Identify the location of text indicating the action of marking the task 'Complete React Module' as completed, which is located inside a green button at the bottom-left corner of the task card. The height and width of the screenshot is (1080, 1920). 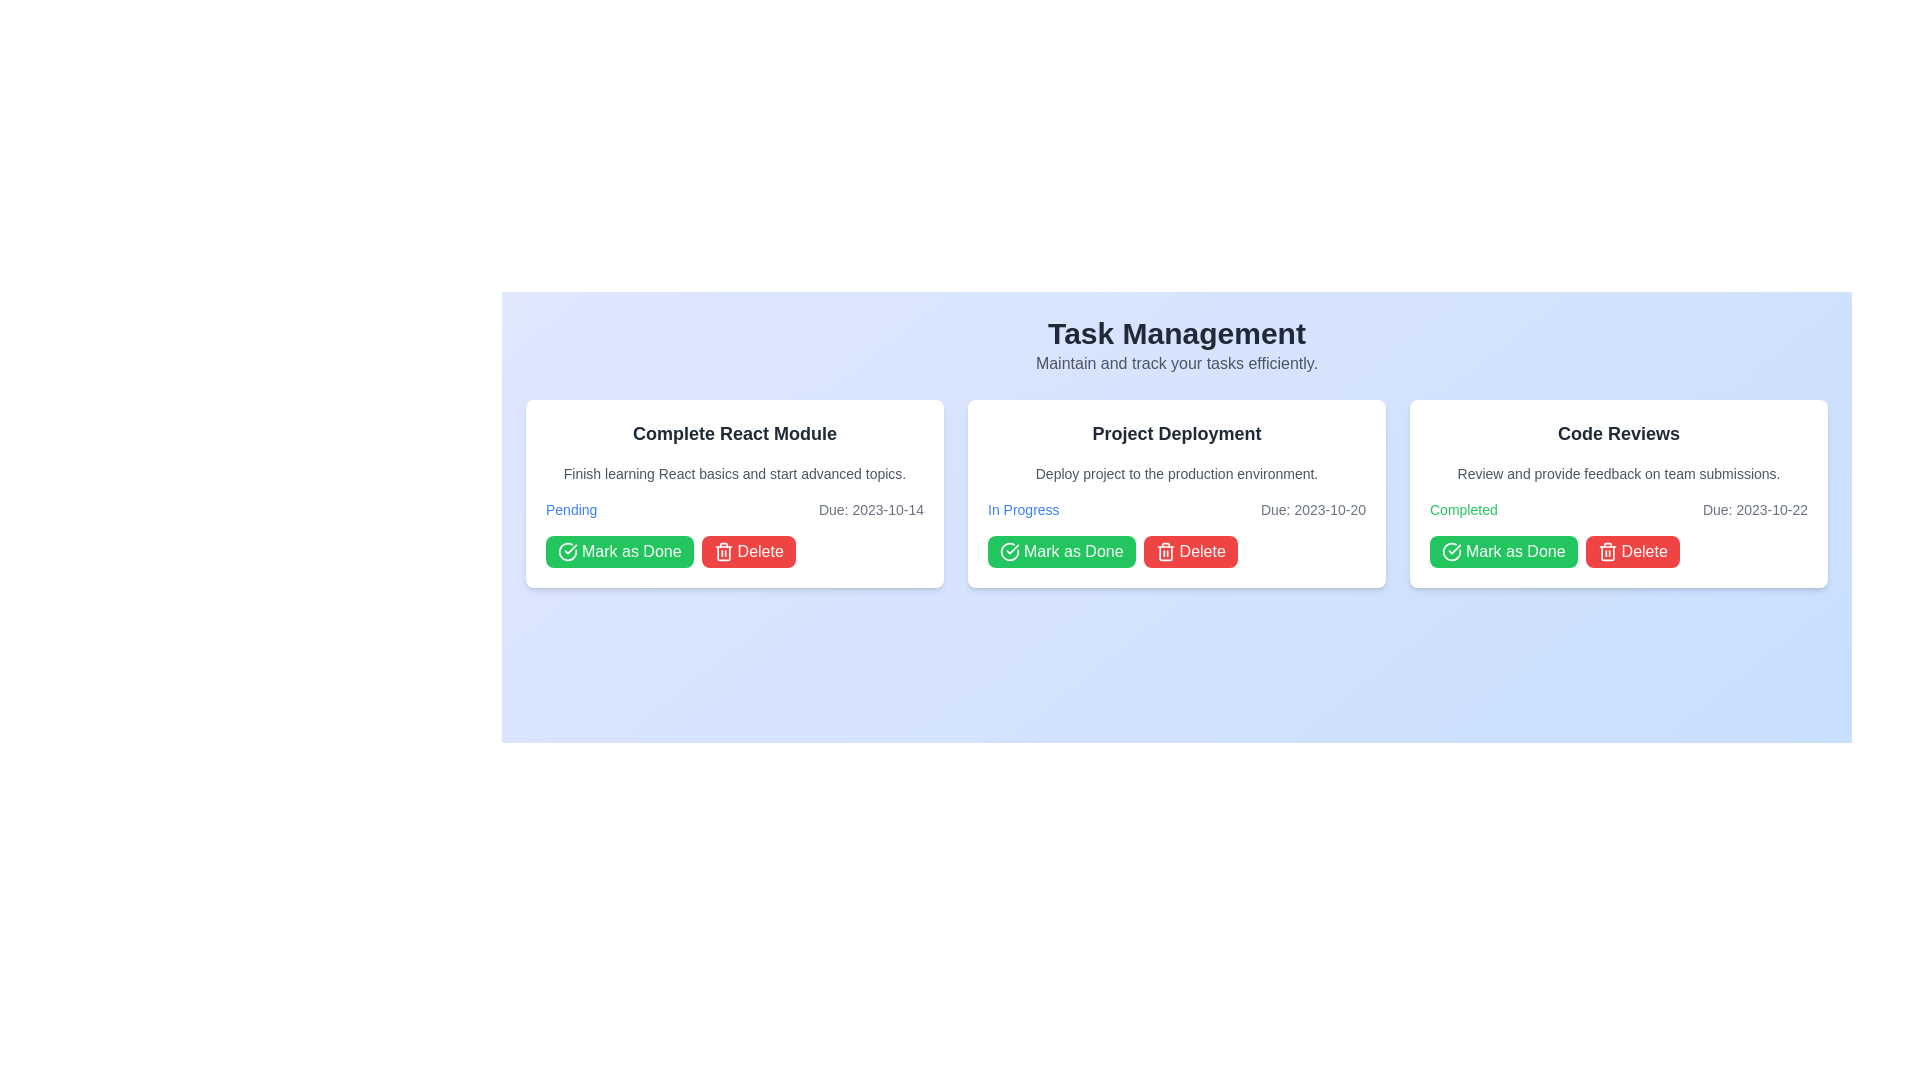
(630, 551).